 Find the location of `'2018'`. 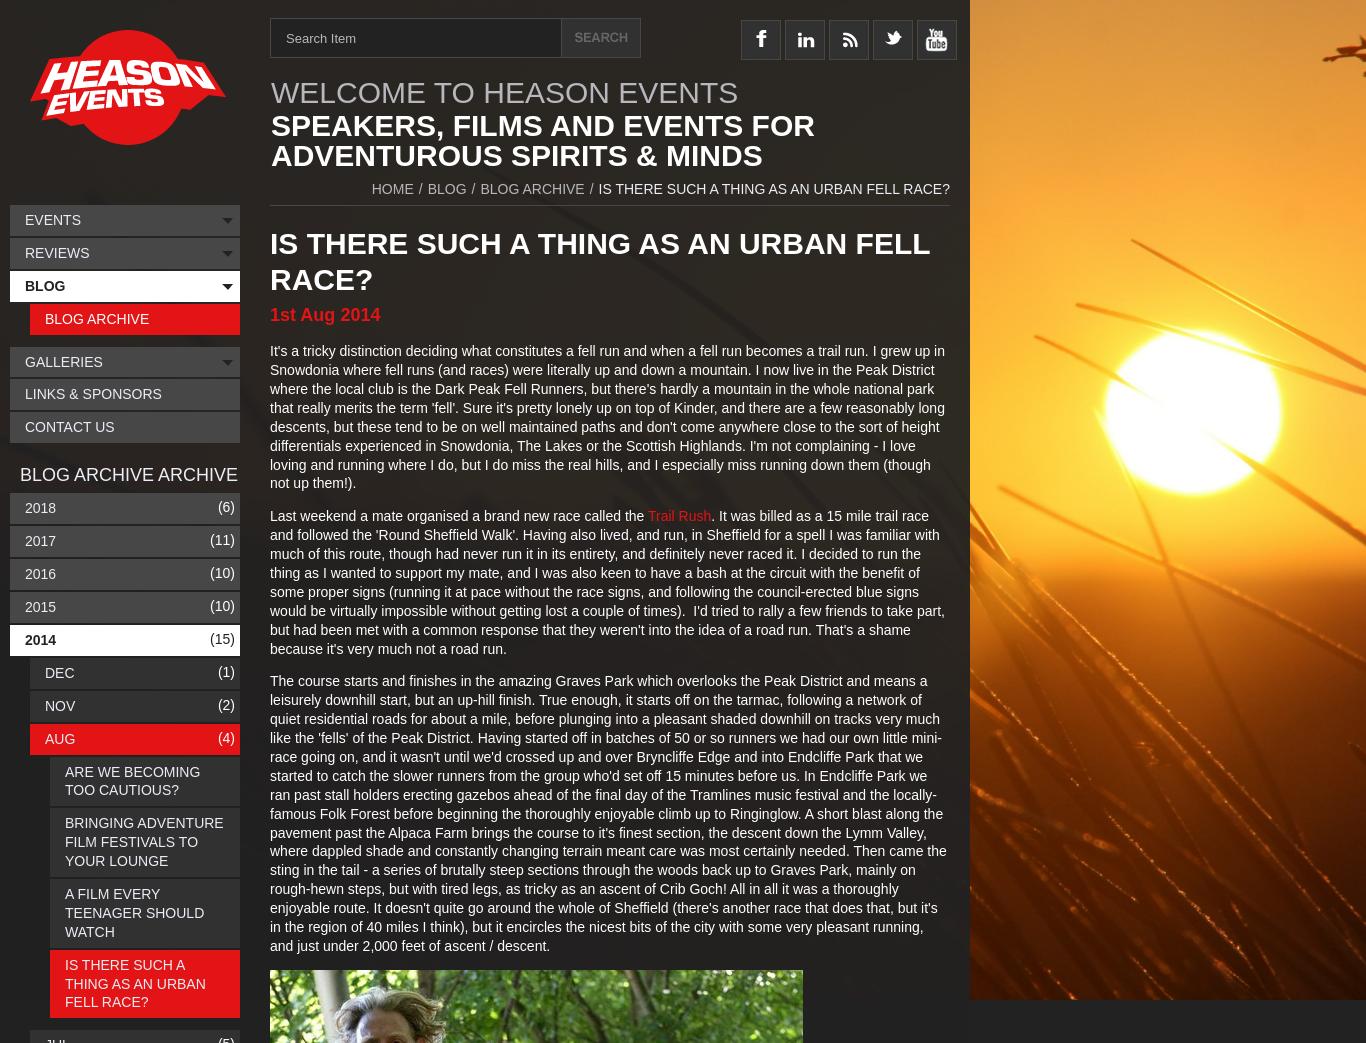

'2018' is located at coordinates (40, 507).